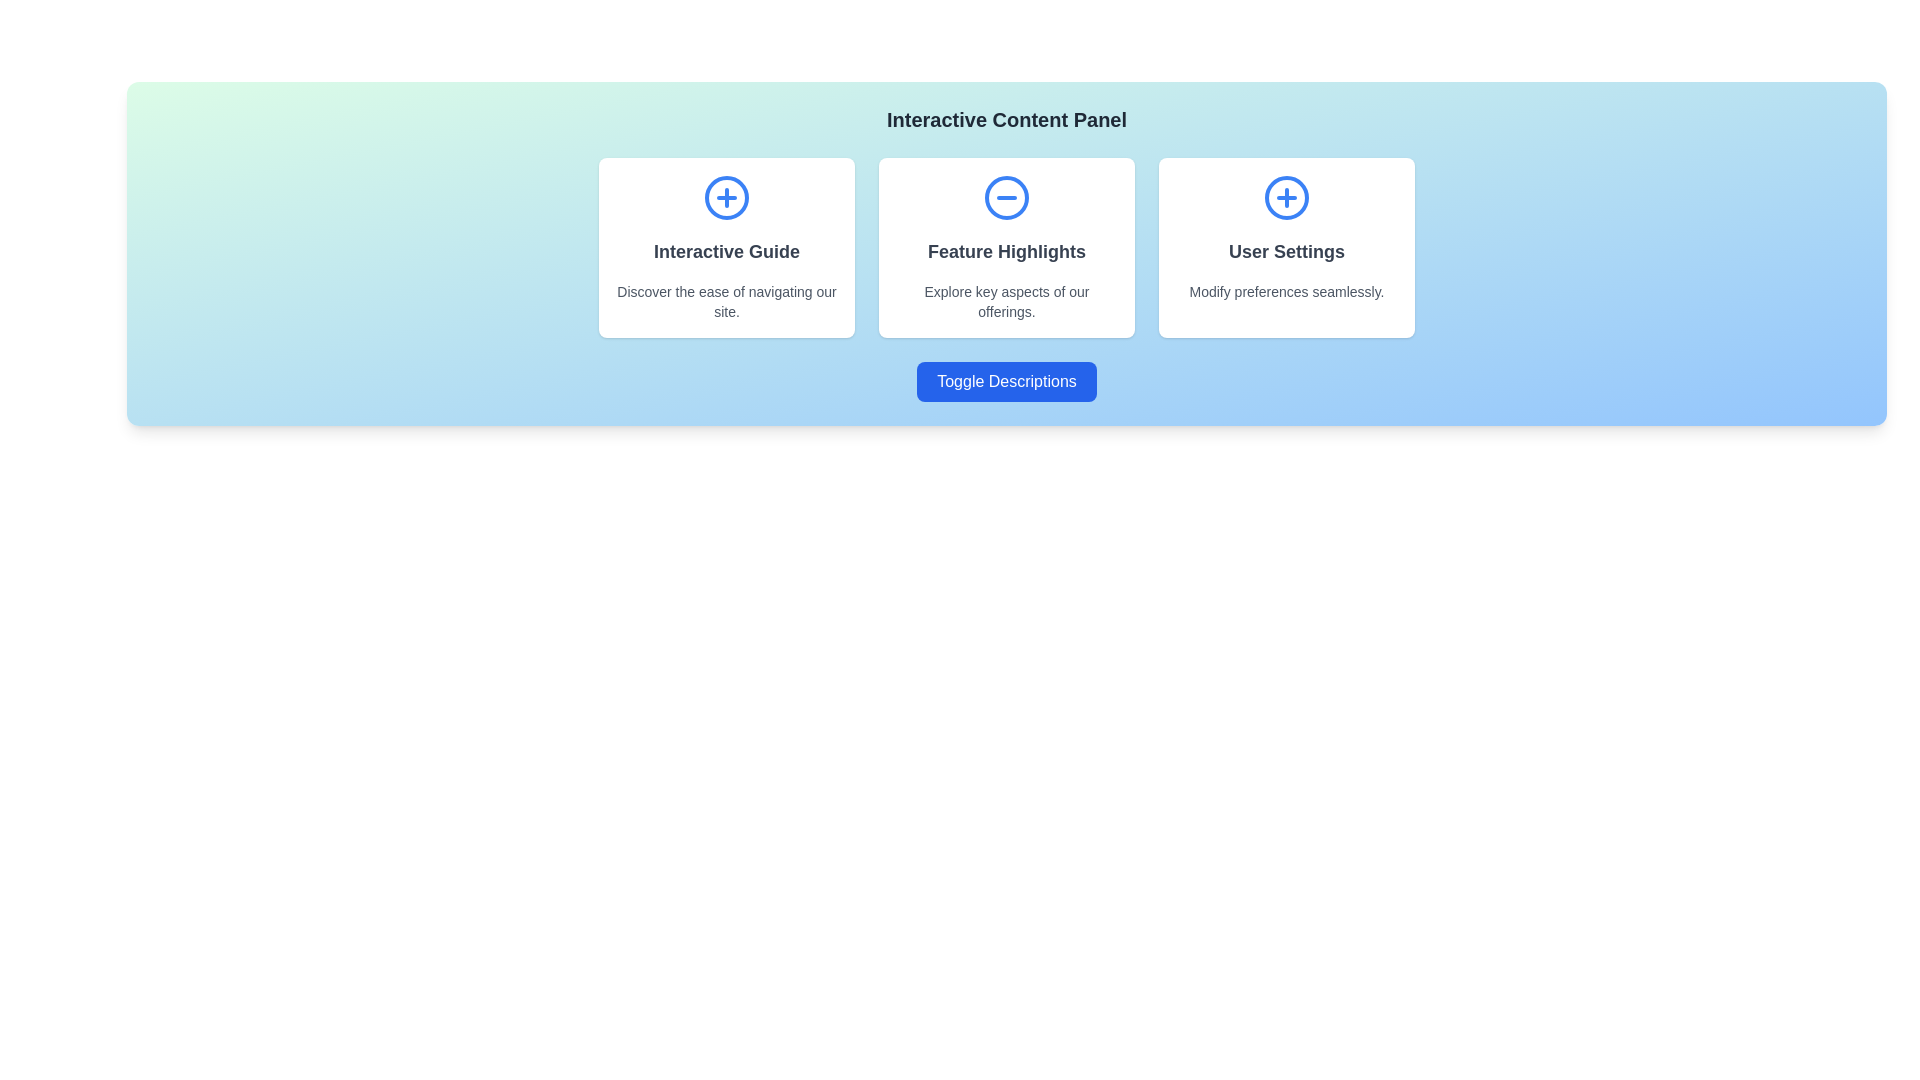 The image size is (1920, 1080). I want to click on the circular icon with a blue border and a plus sign (+) at its center, located in the leftmost card titled 'Interactive Guide', so click(725, 197).